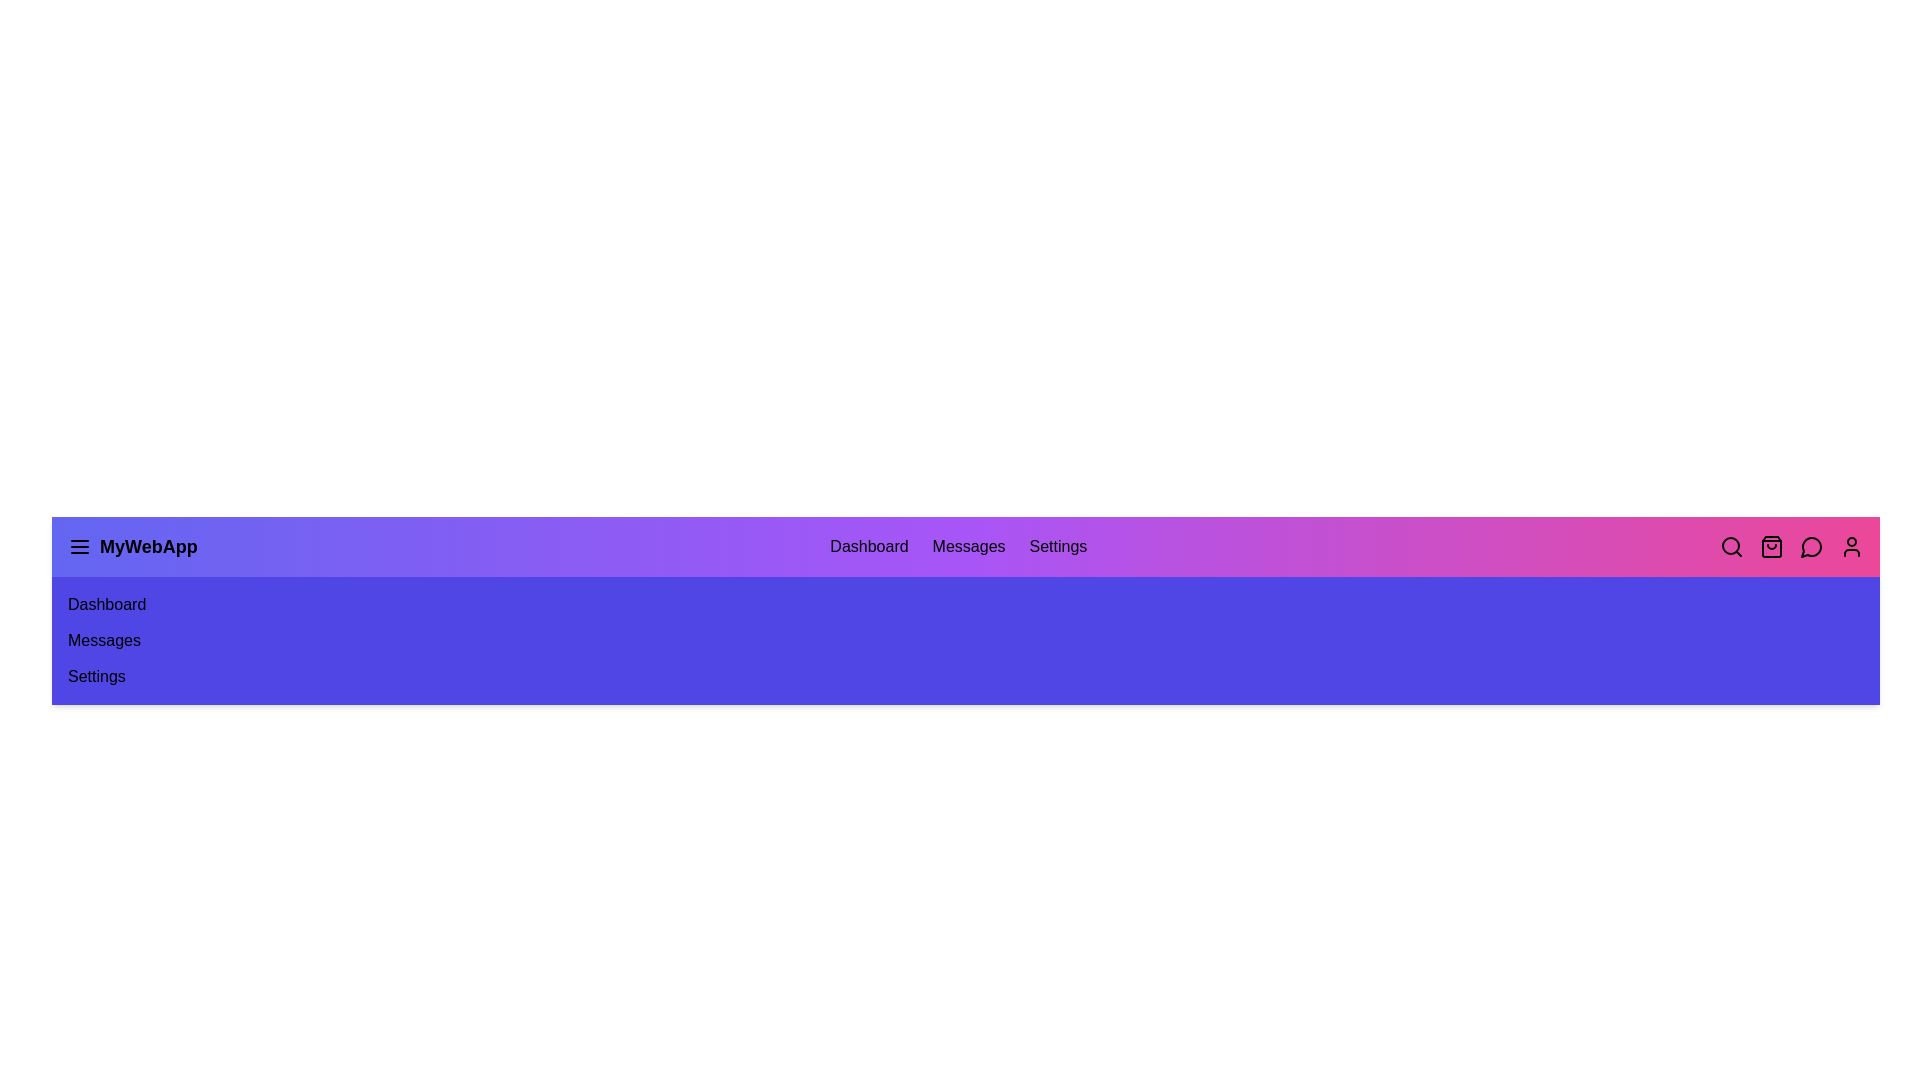  Describe the element at coordinates (1771, 547) in the screenshot. I see `the shopping_bag icon in the EnhancedAppBar` at that location.